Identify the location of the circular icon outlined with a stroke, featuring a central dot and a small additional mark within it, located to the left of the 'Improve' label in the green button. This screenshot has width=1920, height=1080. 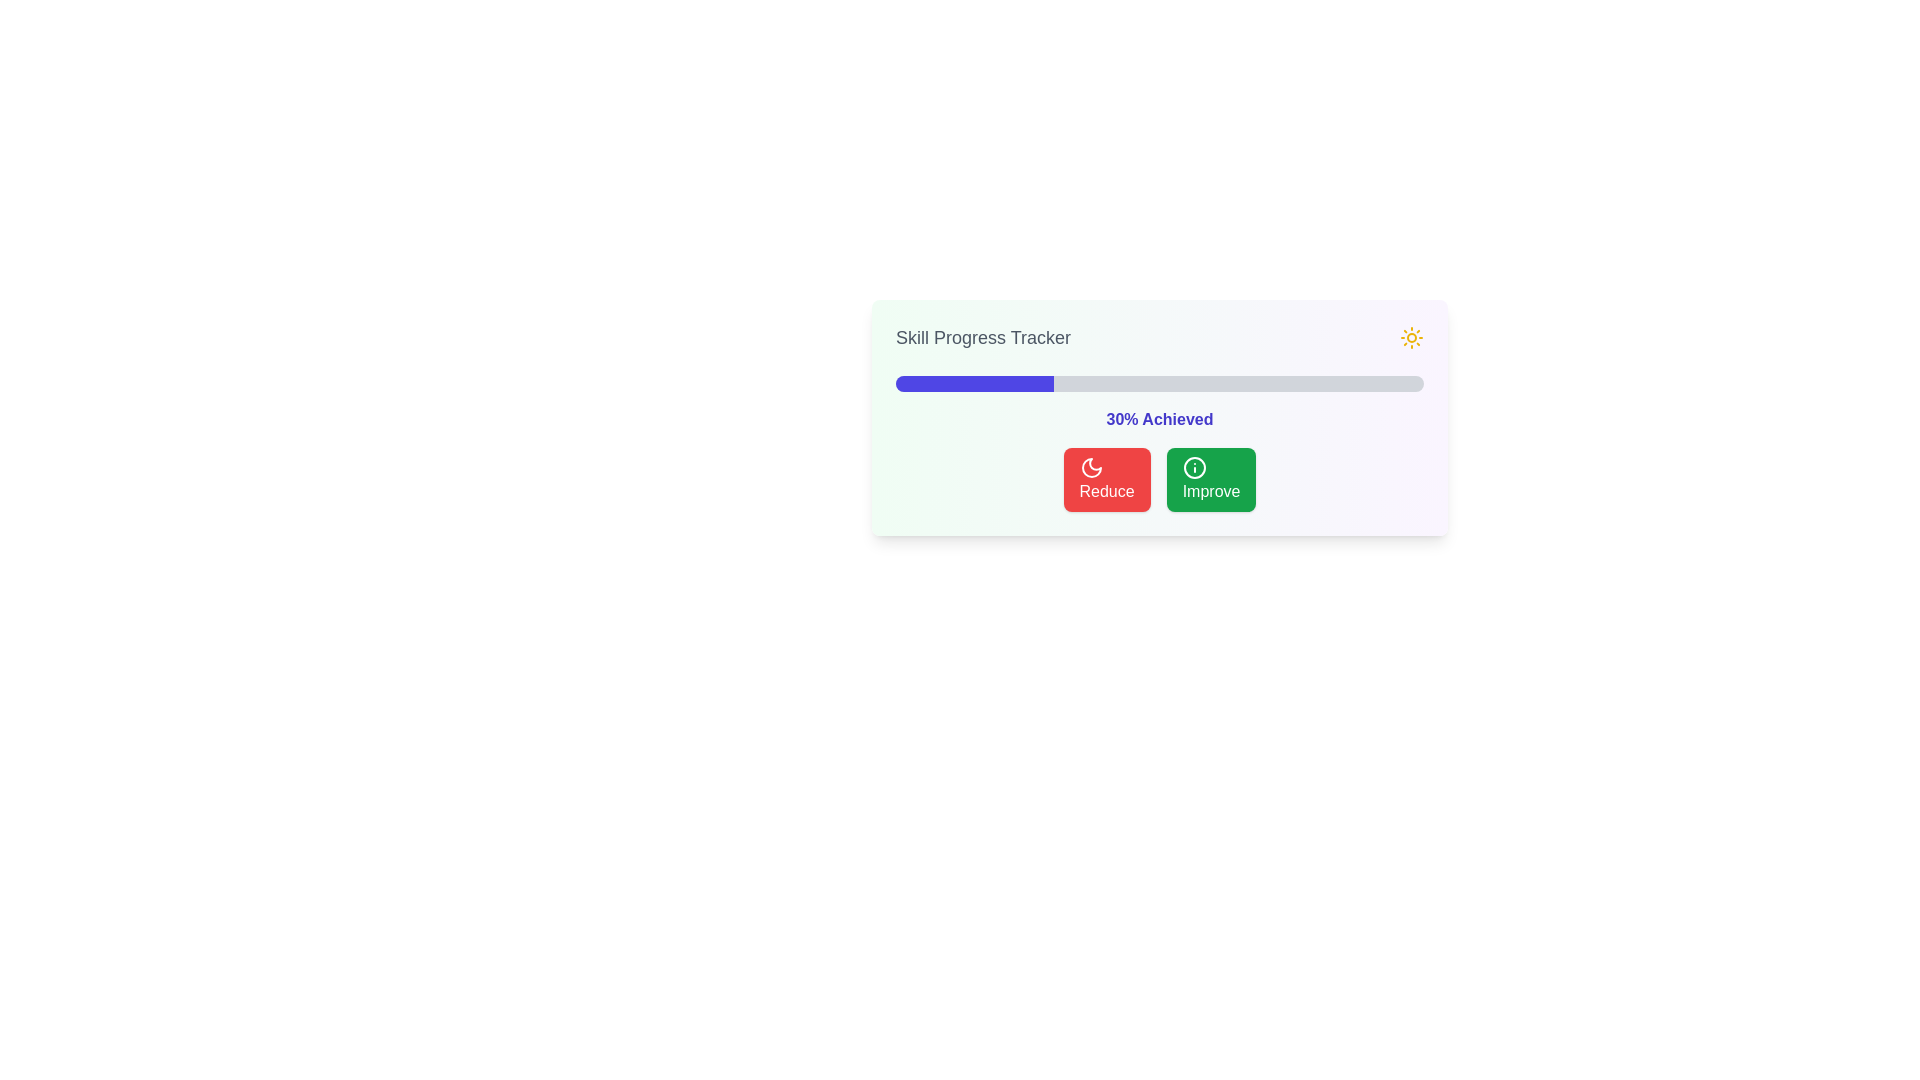
(1194, 467).